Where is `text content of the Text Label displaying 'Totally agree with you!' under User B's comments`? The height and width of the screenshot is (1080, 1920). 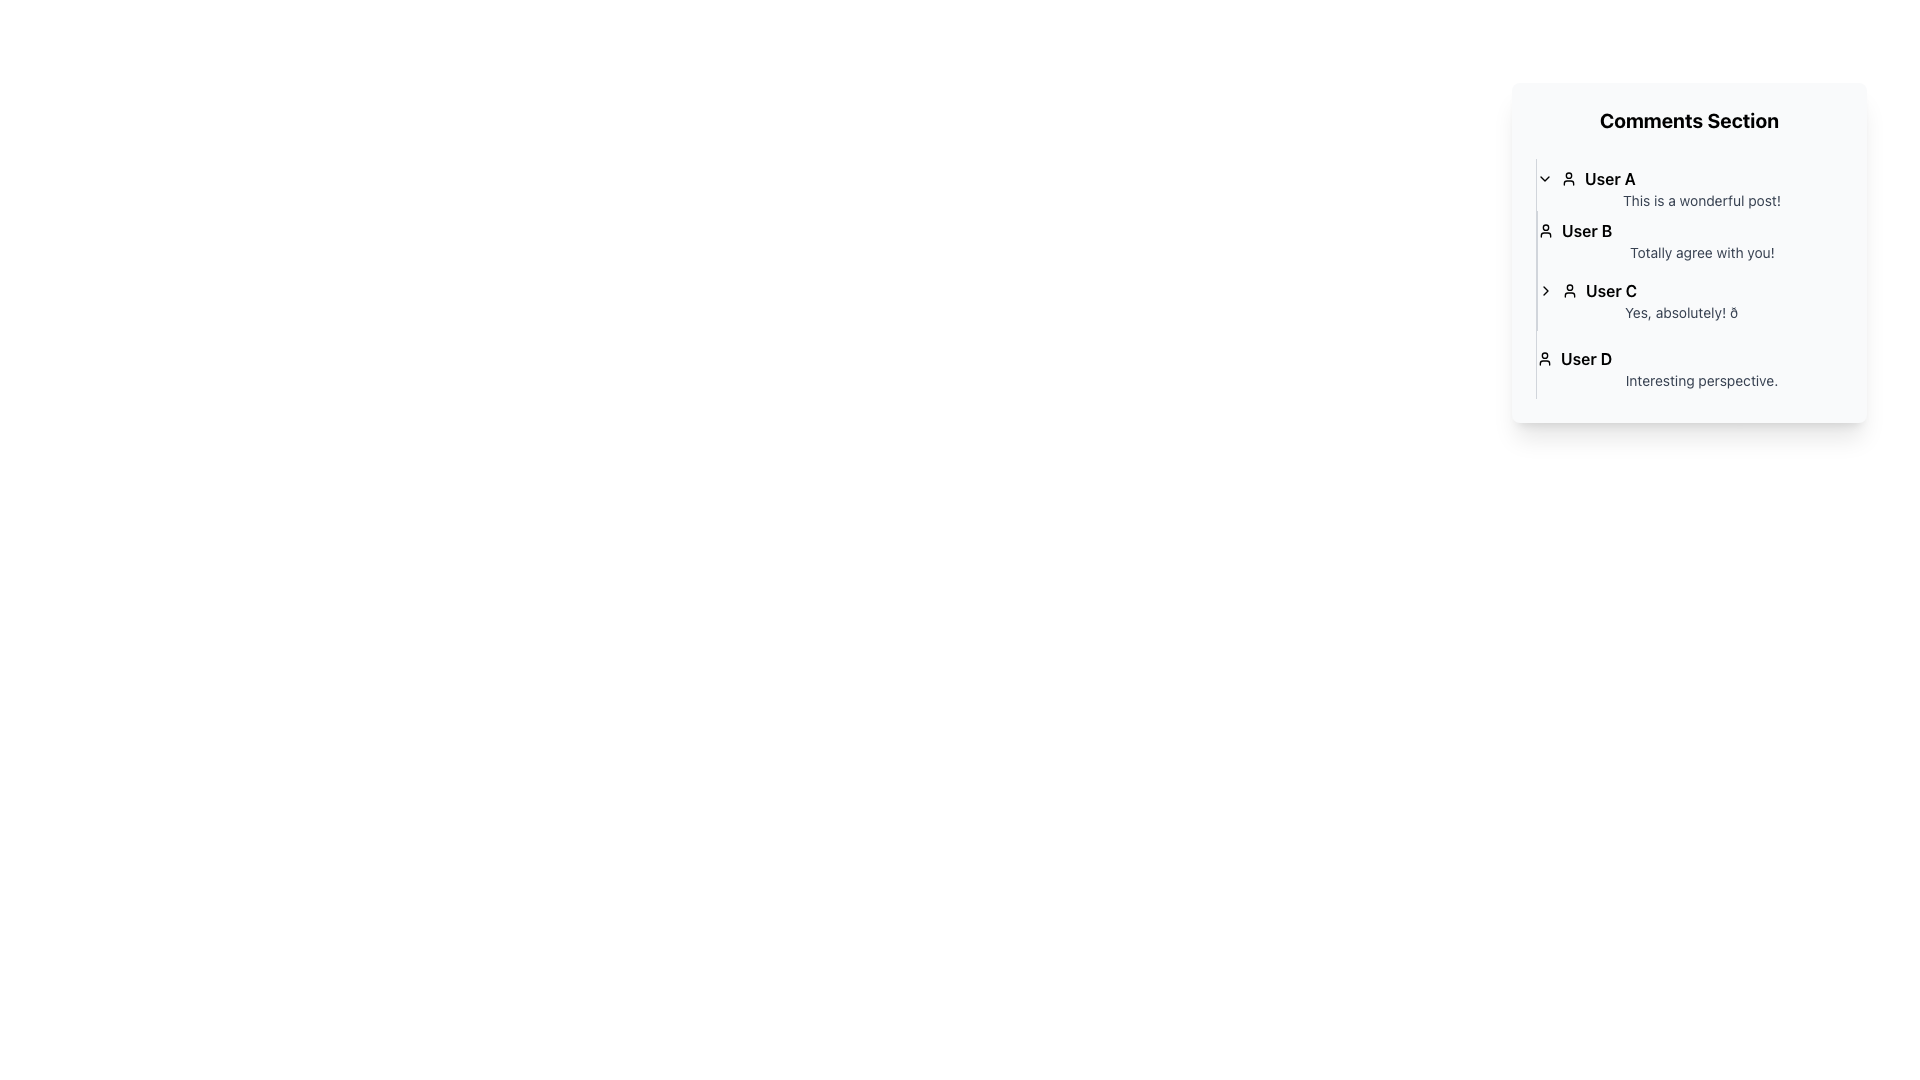 text content of the Text Label displaying 'Totally agree with you!' under User B's comments is located at coordinates (1689, 252).